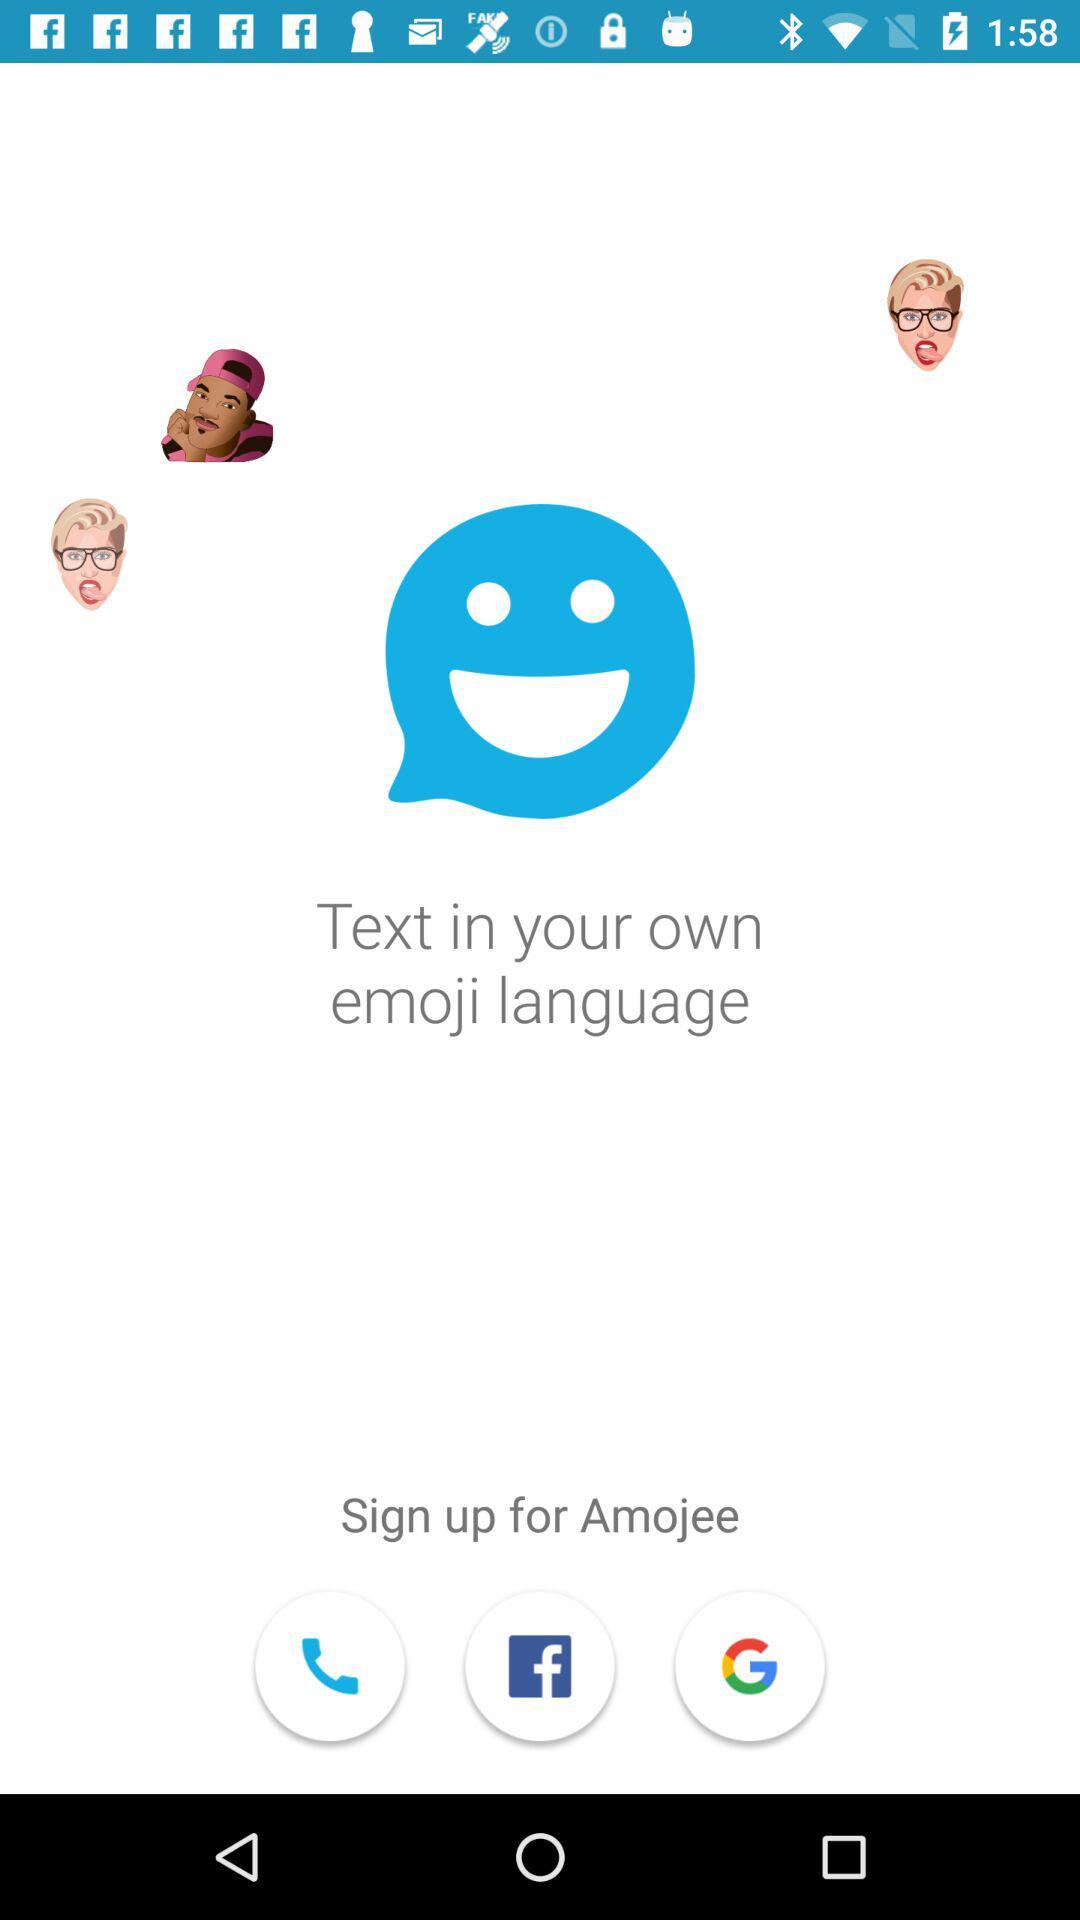  What do you see at coordinates (329, 1669) in the screenshot?
I see `the call icon` at bounding box center [329, 1669].